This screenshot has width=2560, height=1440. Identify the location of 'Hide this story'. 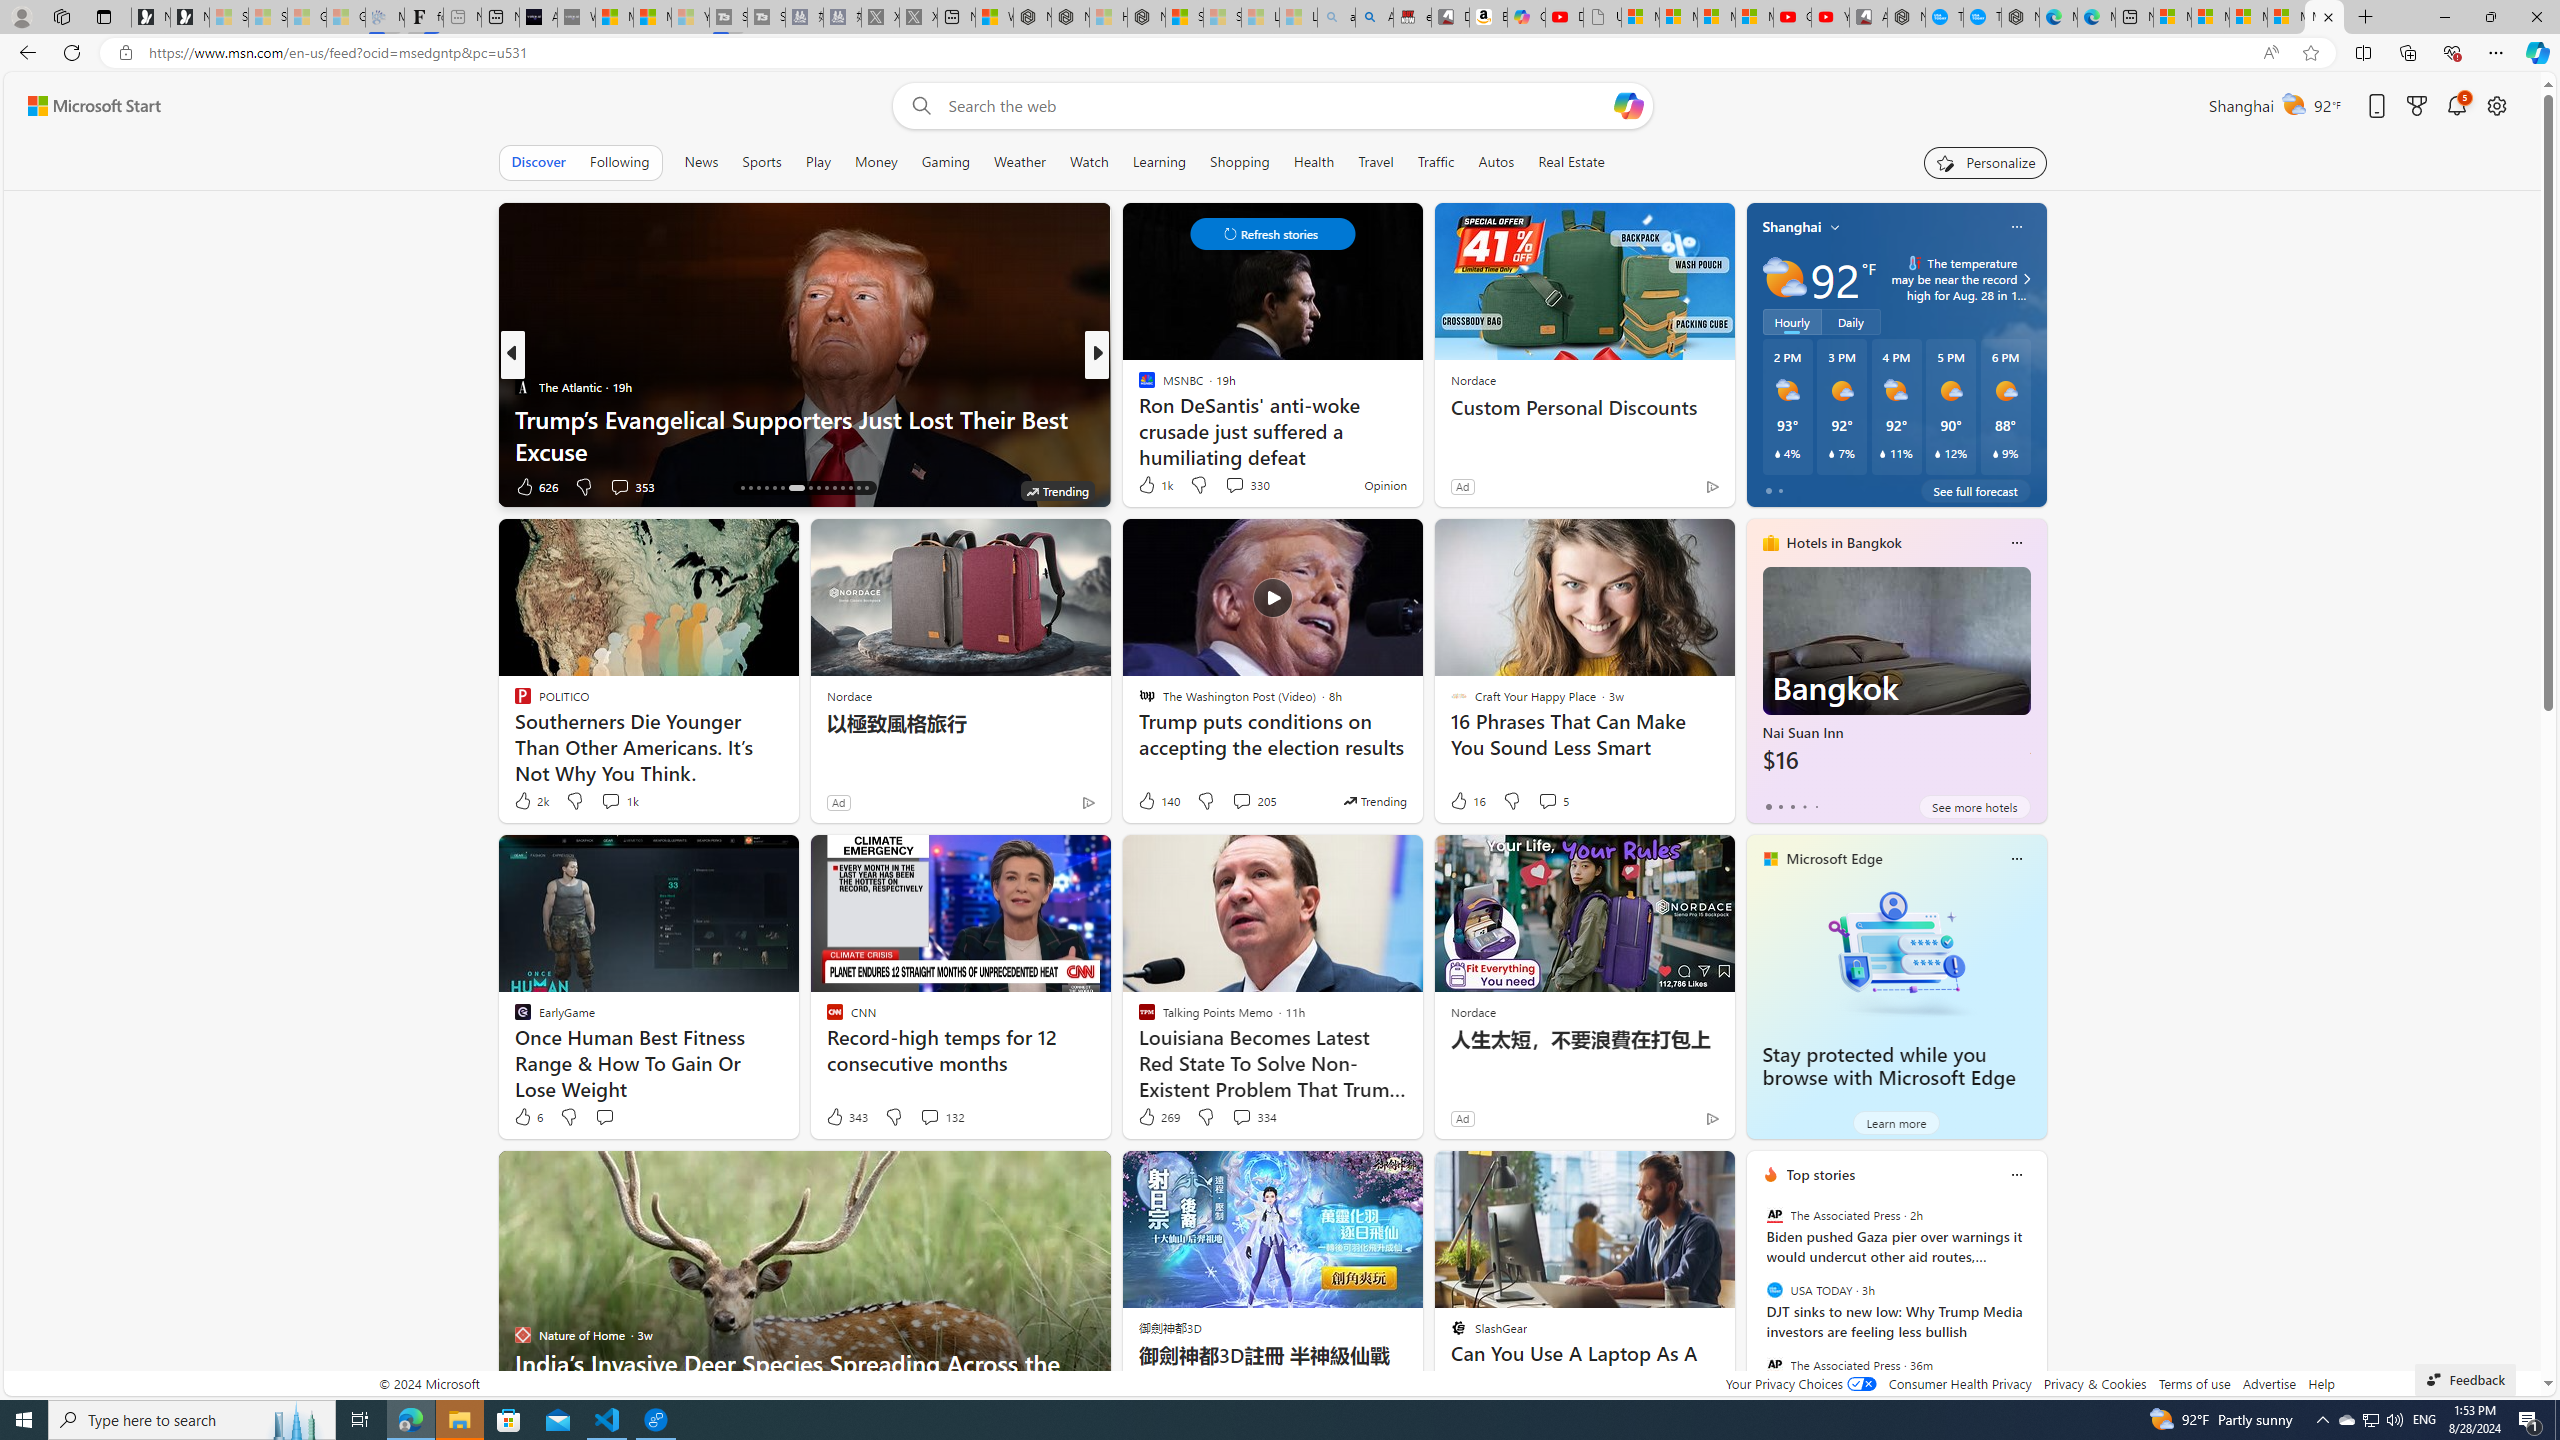
(1675, 1175).